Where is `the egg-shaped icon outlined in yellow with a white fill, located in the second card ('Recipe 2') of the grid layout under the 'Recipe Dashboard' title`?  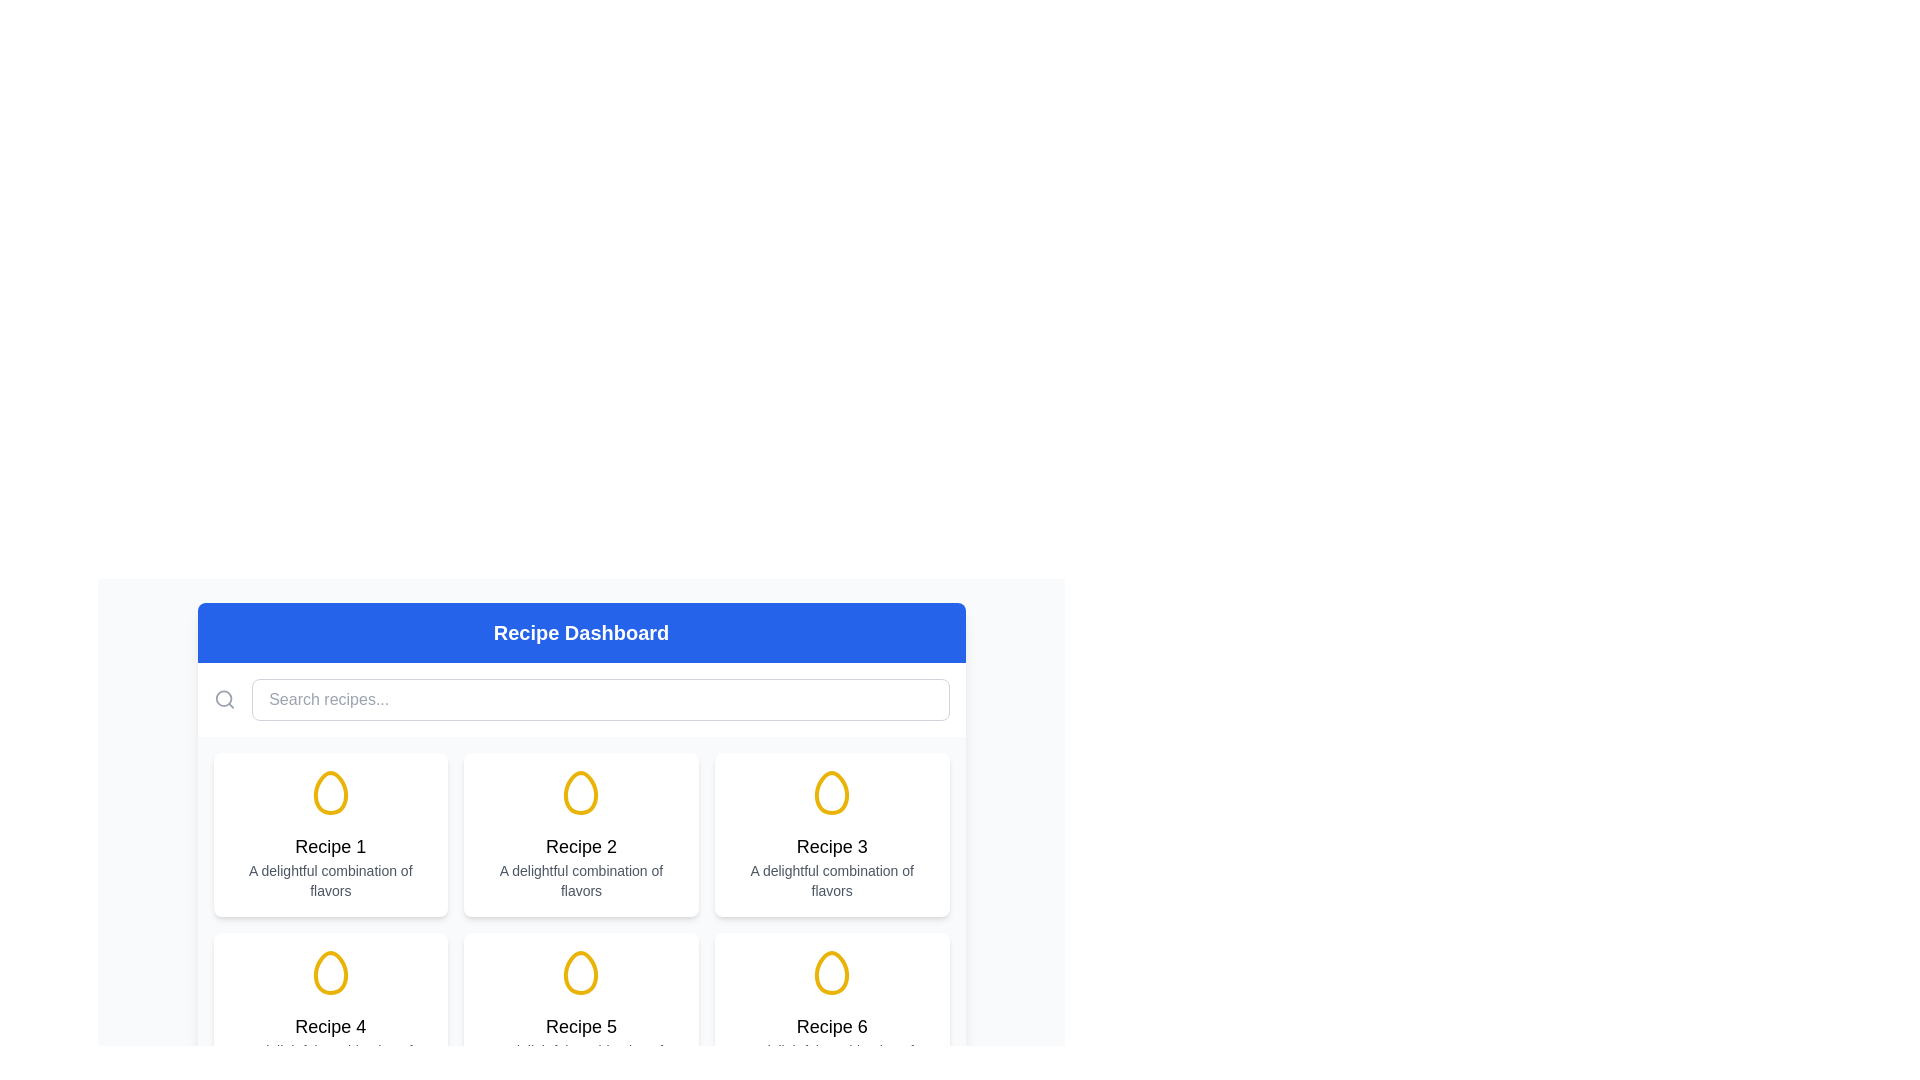 the egg-shaped icon outlined in yellow with a white fill, located in the second card ('Recipe 2') of the grid layout under the 'Recipe Dashboard' title is located at coordinates (580, 792).